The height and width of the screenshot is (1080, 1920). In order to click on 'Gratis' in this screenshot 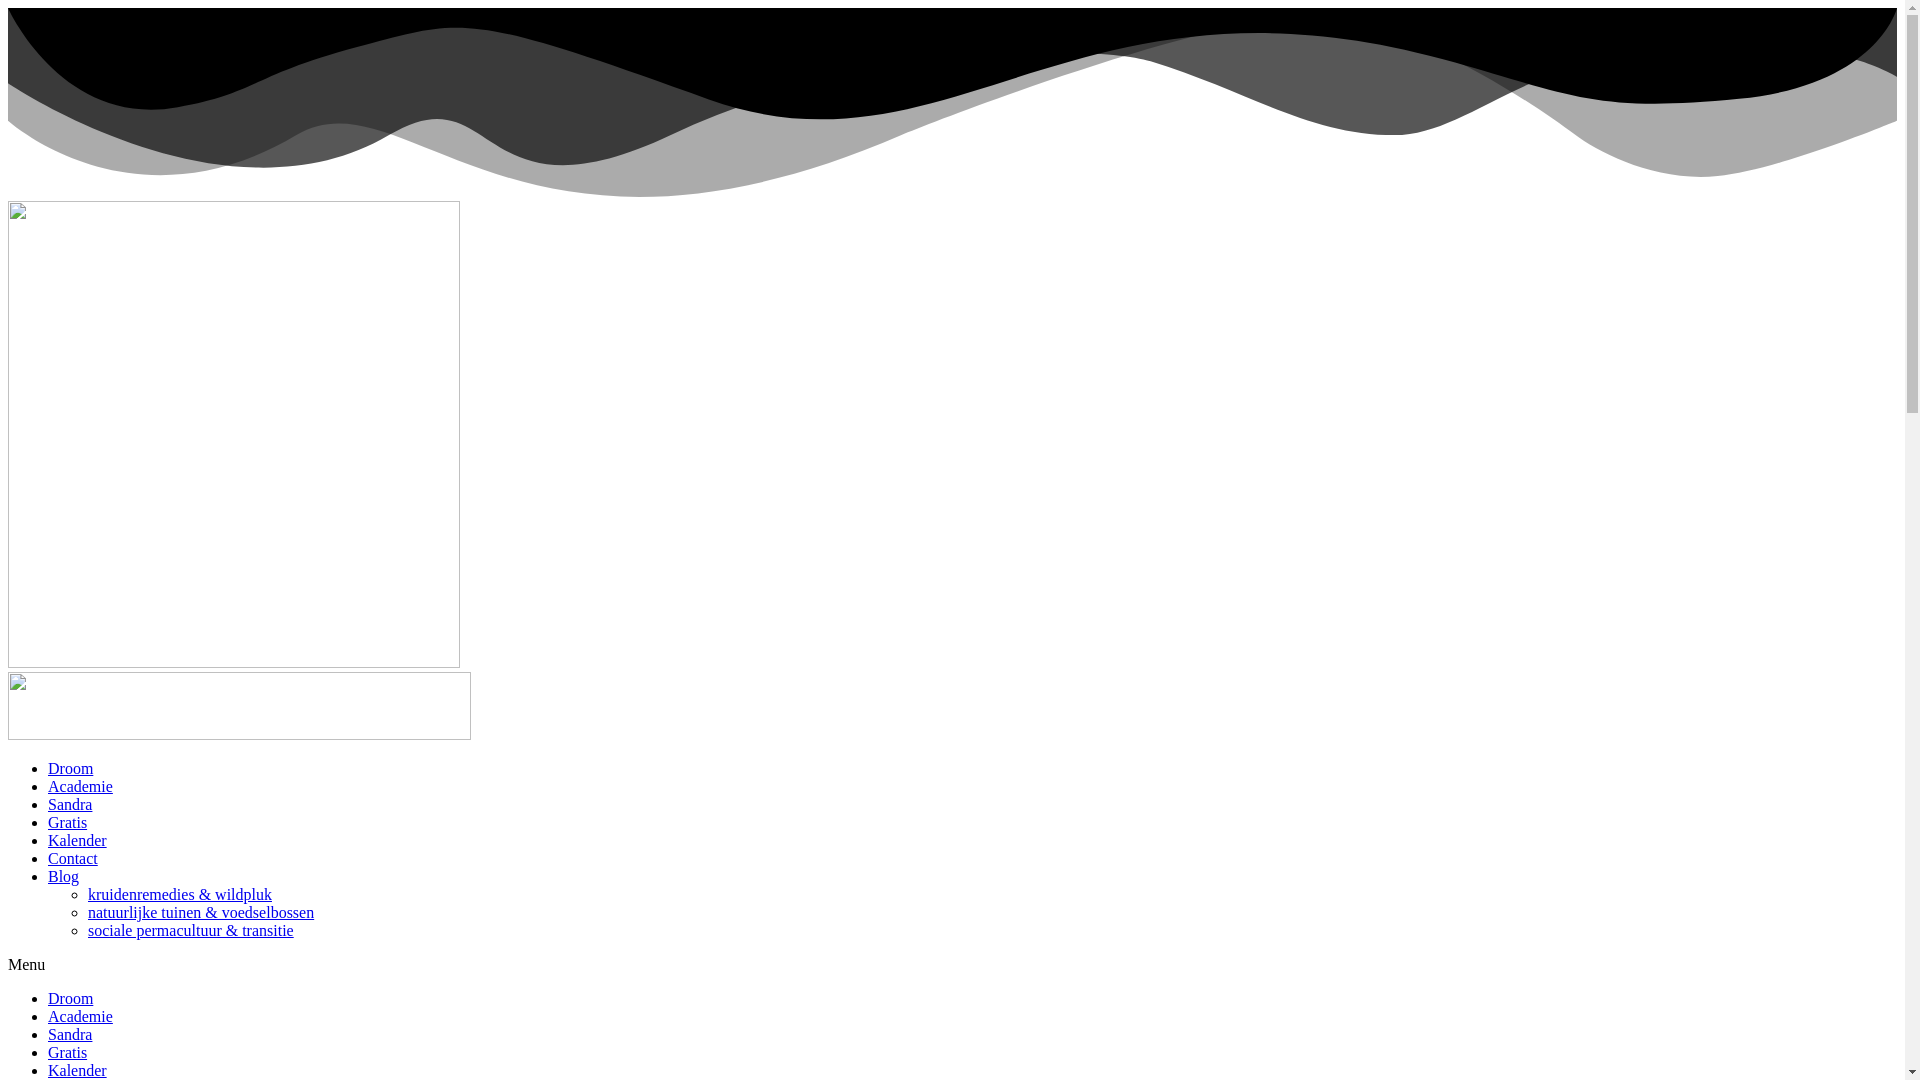, I will do `click(67, 822)`.